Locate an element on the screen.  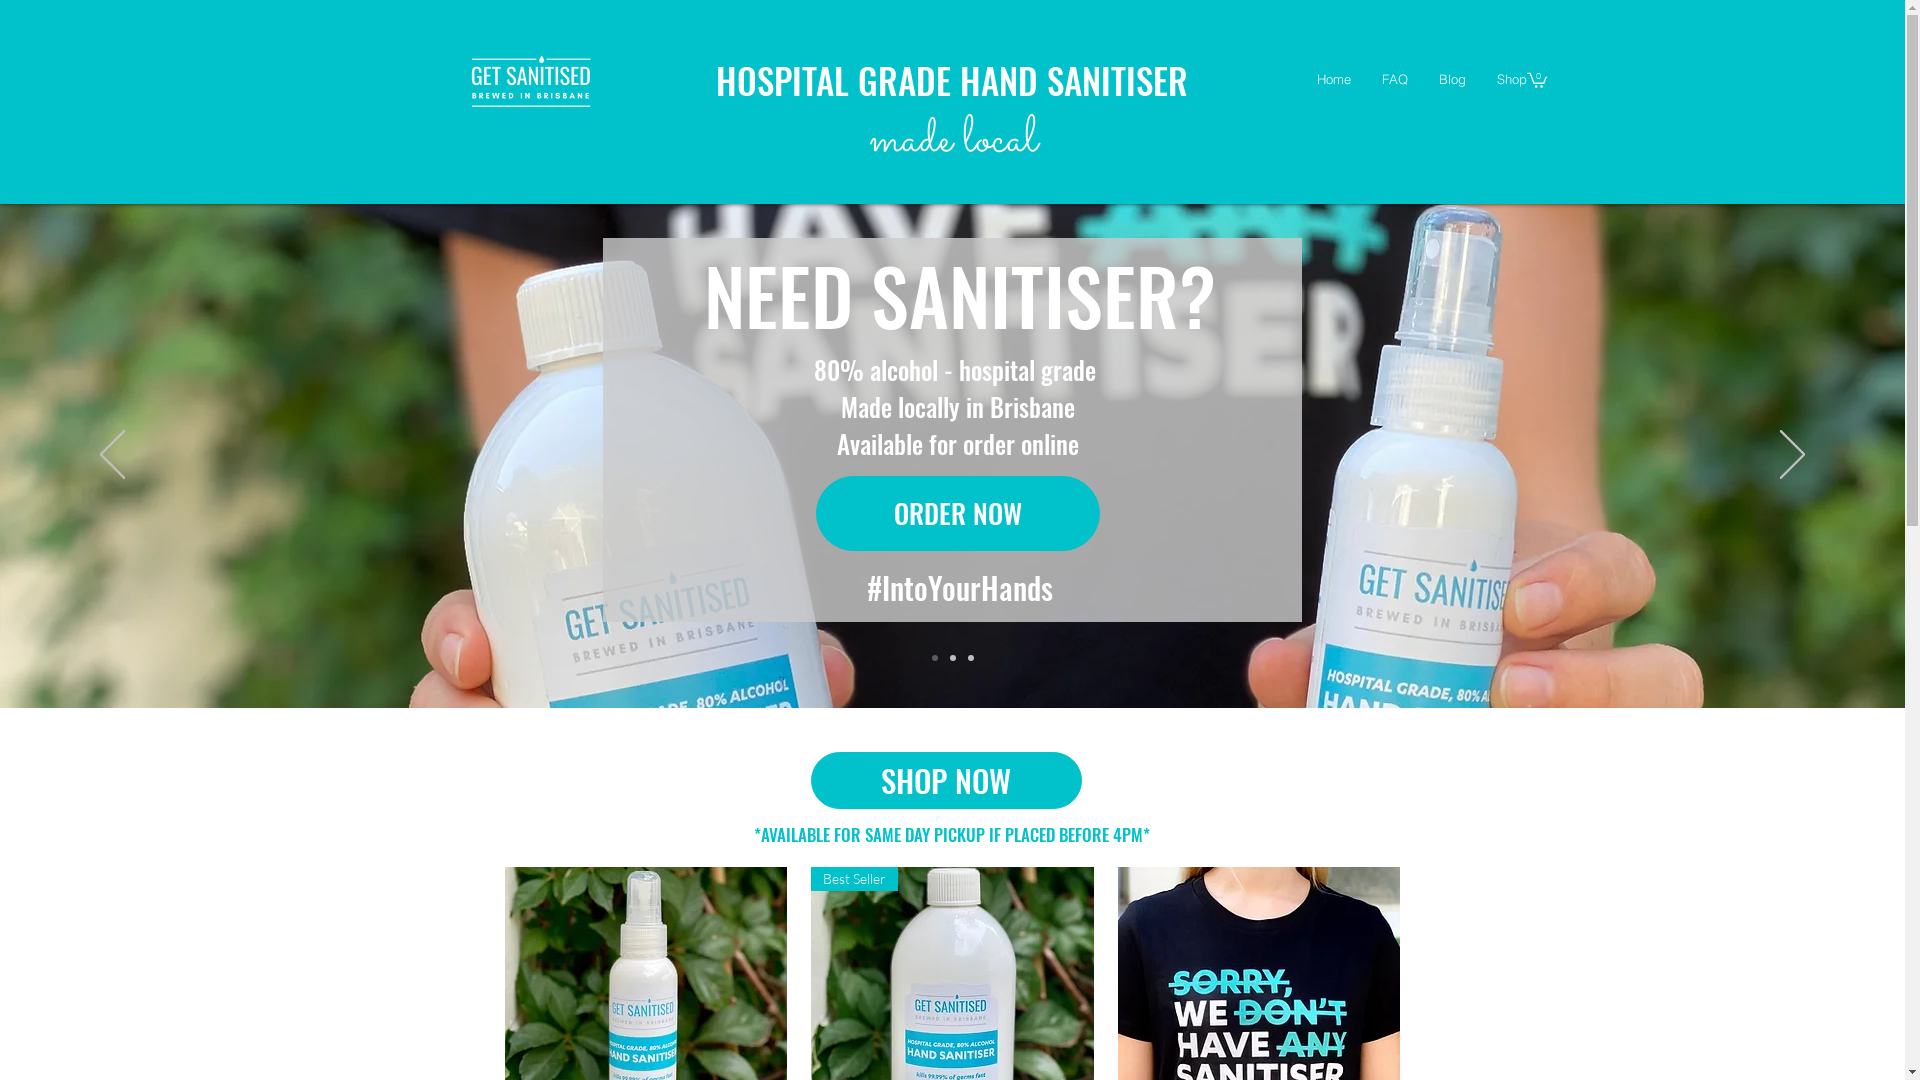
'Home' is located at coordinates (1334, 78).